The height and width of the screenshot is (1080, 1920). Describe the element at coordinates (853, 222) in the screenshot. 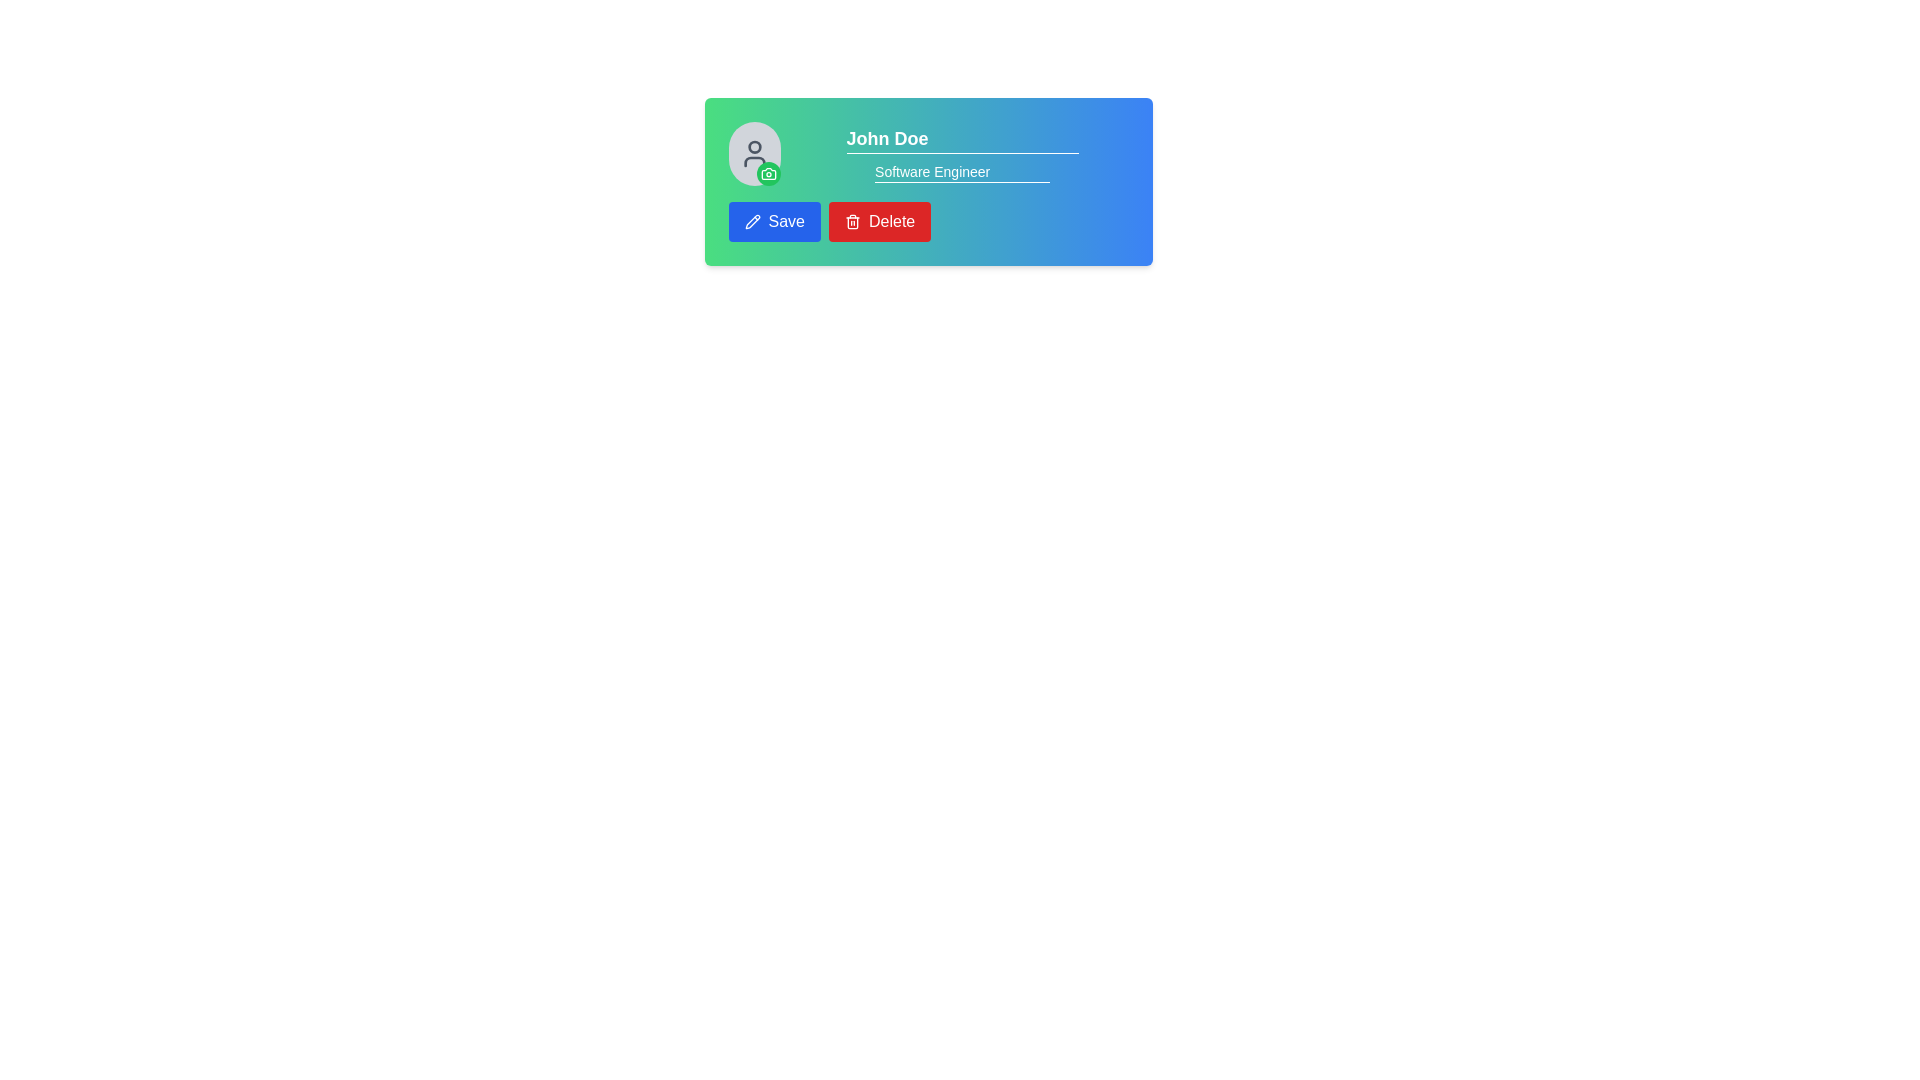

I see `the trash can icon with a red background located inside the rounded red button labeled 'Delete'` at that location.